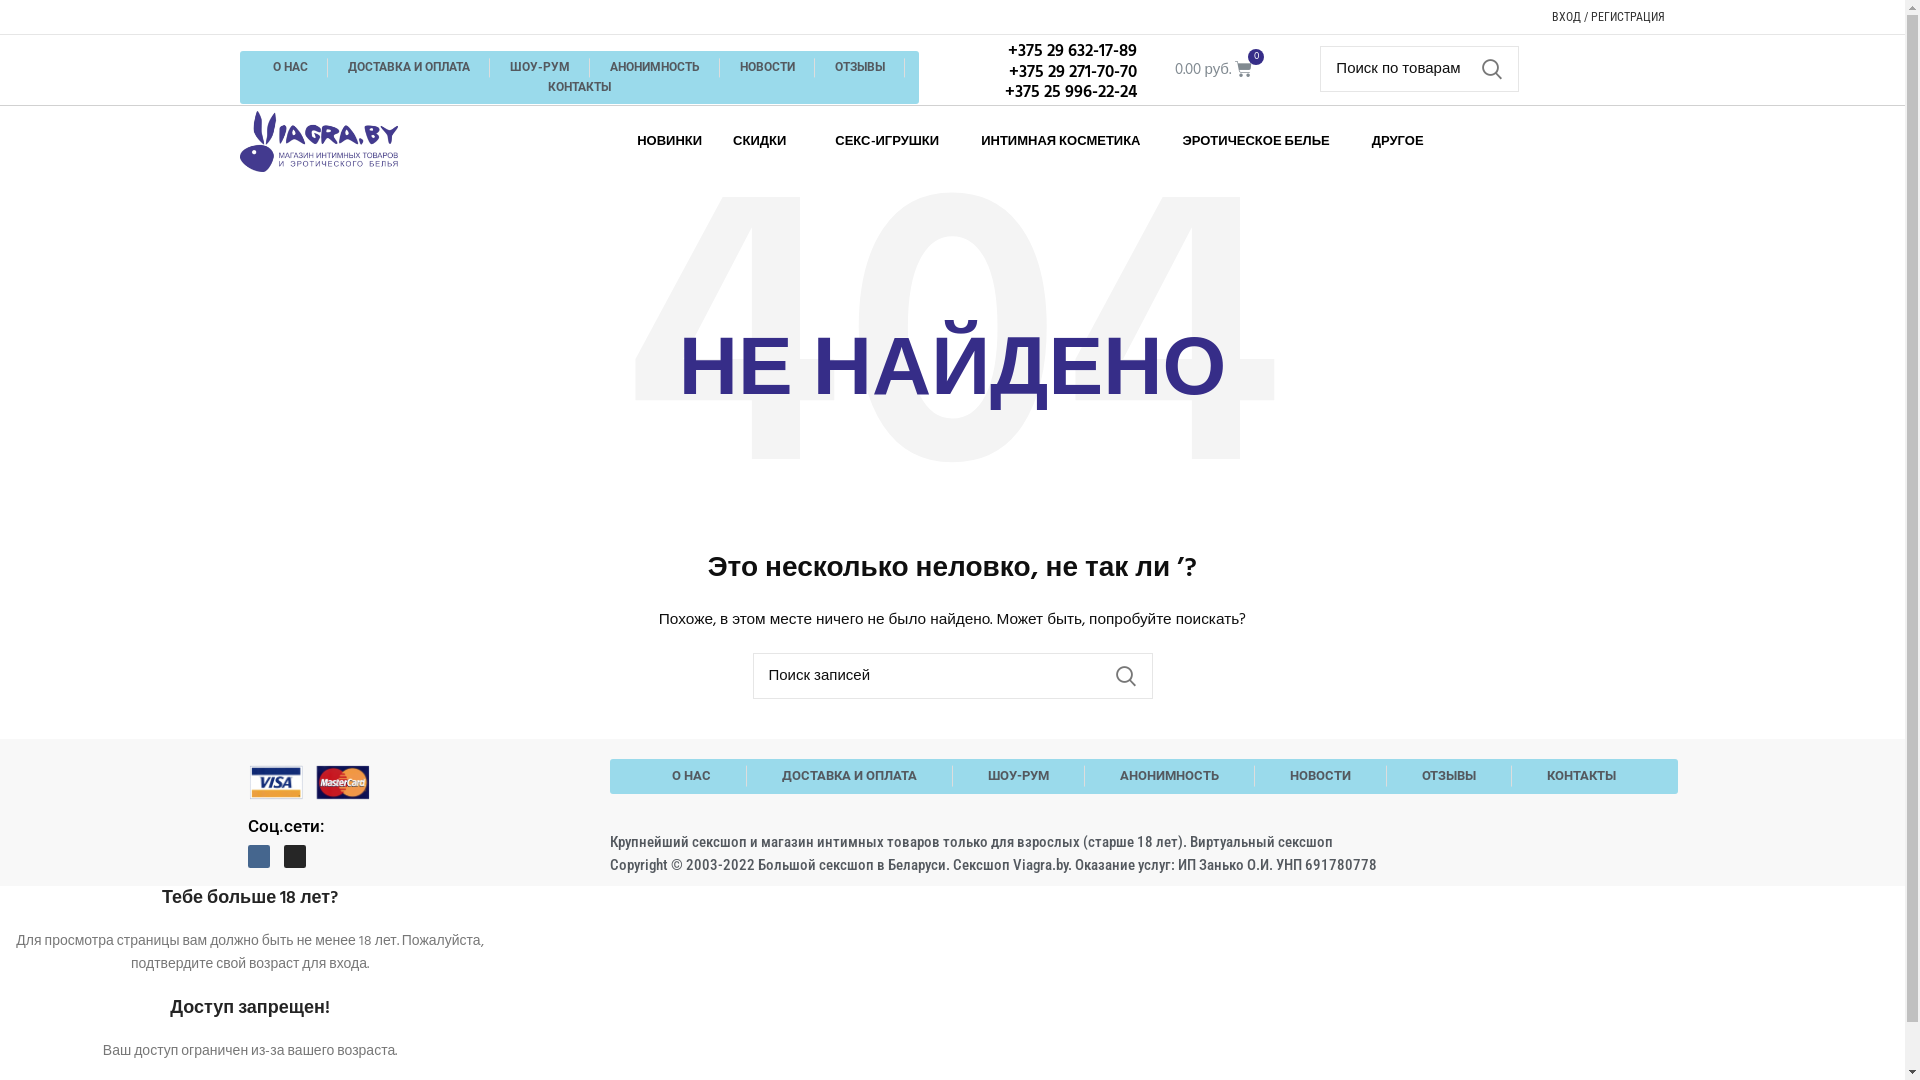  What do you see at coordinates (1027, 72) in the screenshot?
I see `'+375 29 271-70-70'` at bounding box center [1027, 72].